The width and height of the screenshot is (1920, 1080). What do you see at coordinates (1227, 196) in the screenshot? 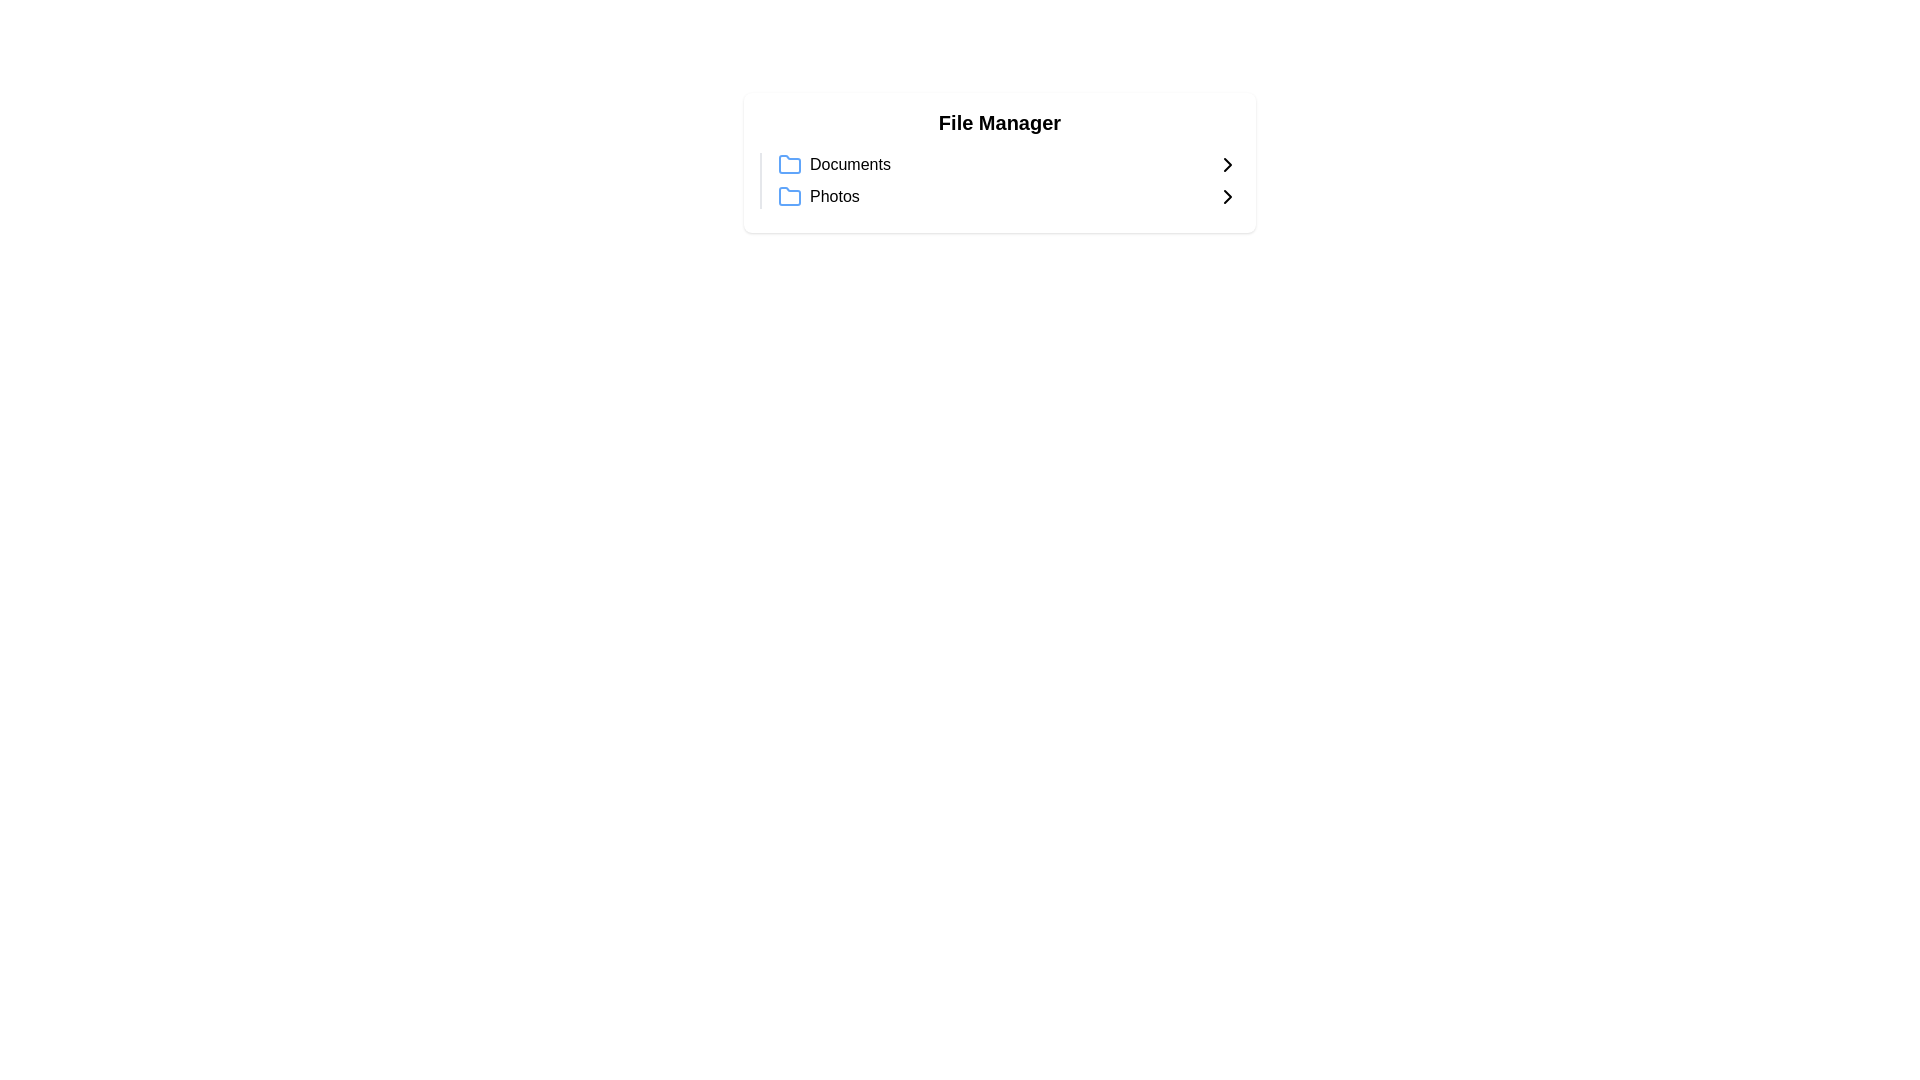
I see `the right-facing chevron SVG icon positioned to the right of the 'Photos' label` at bounding box center [1227, 196].